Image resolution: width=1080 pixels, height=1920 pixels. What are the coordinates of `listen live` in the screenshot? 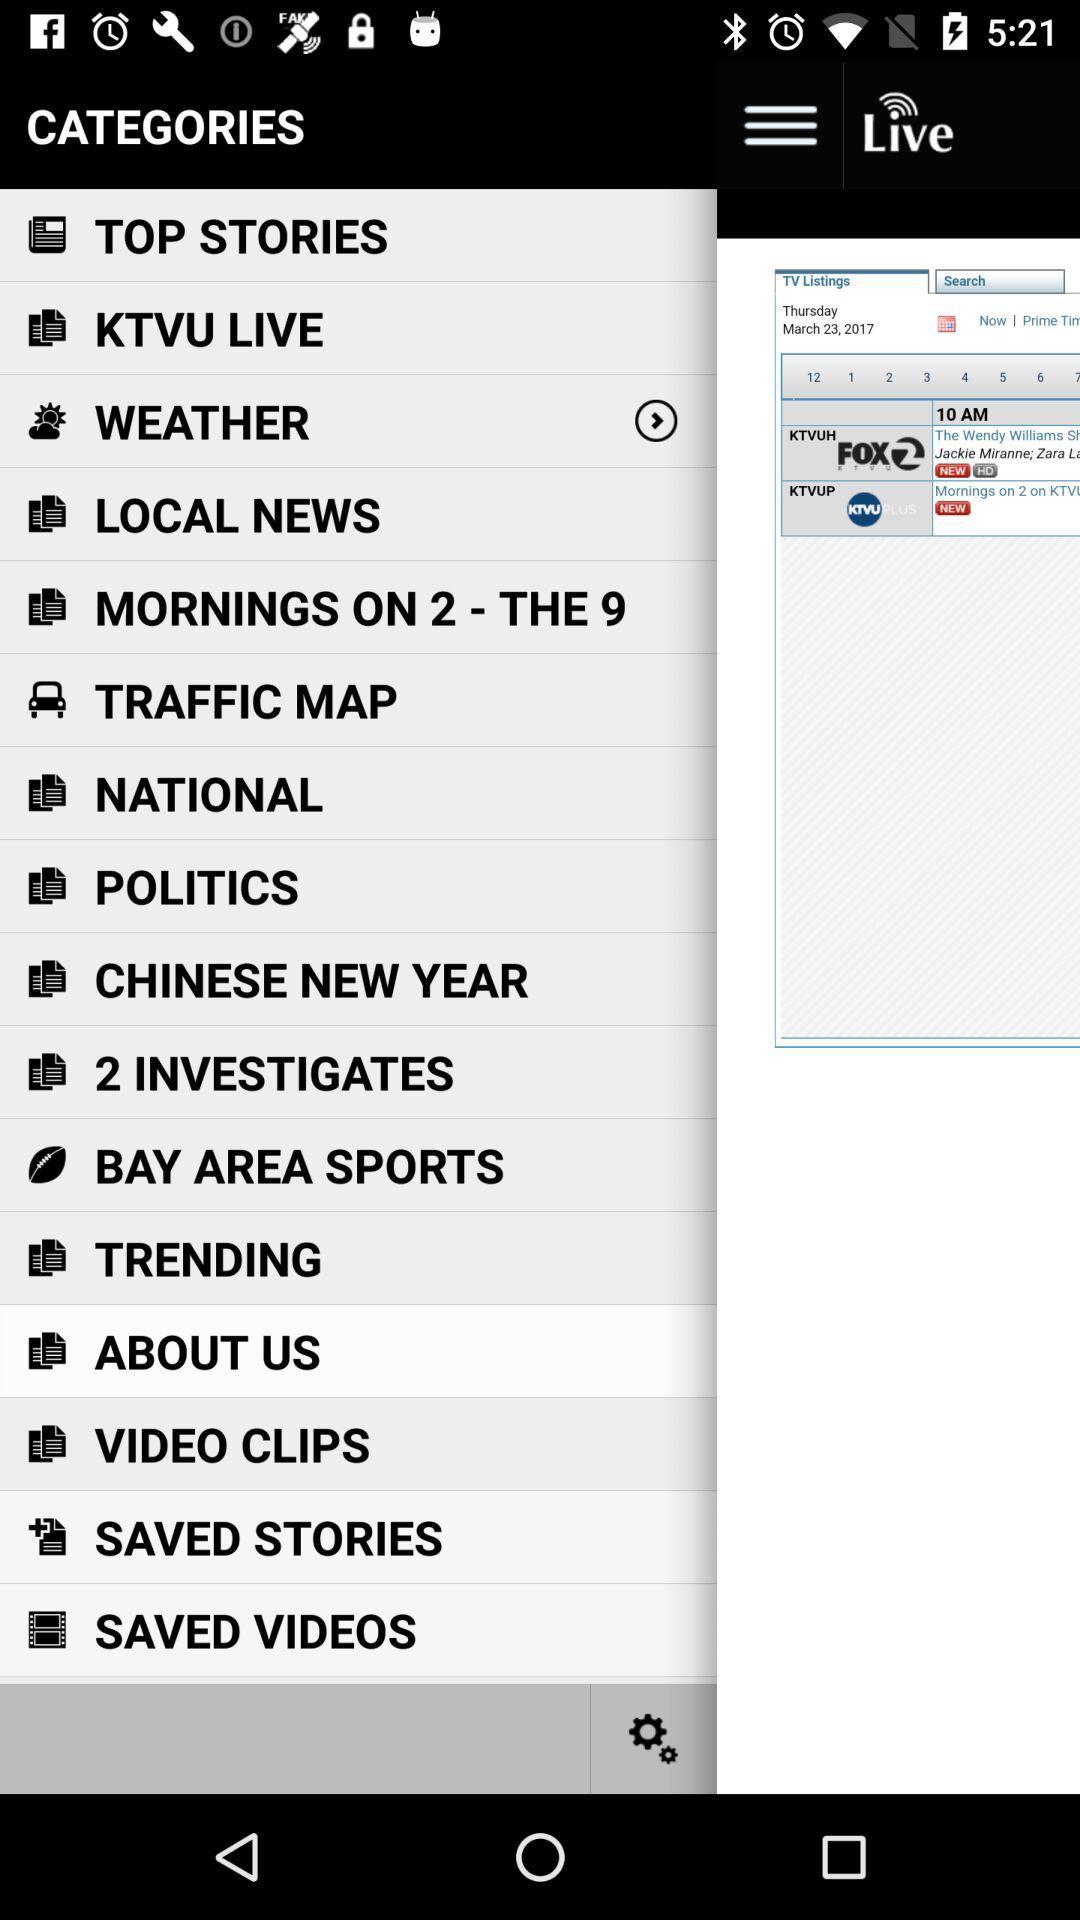 It's located at (906, 124).